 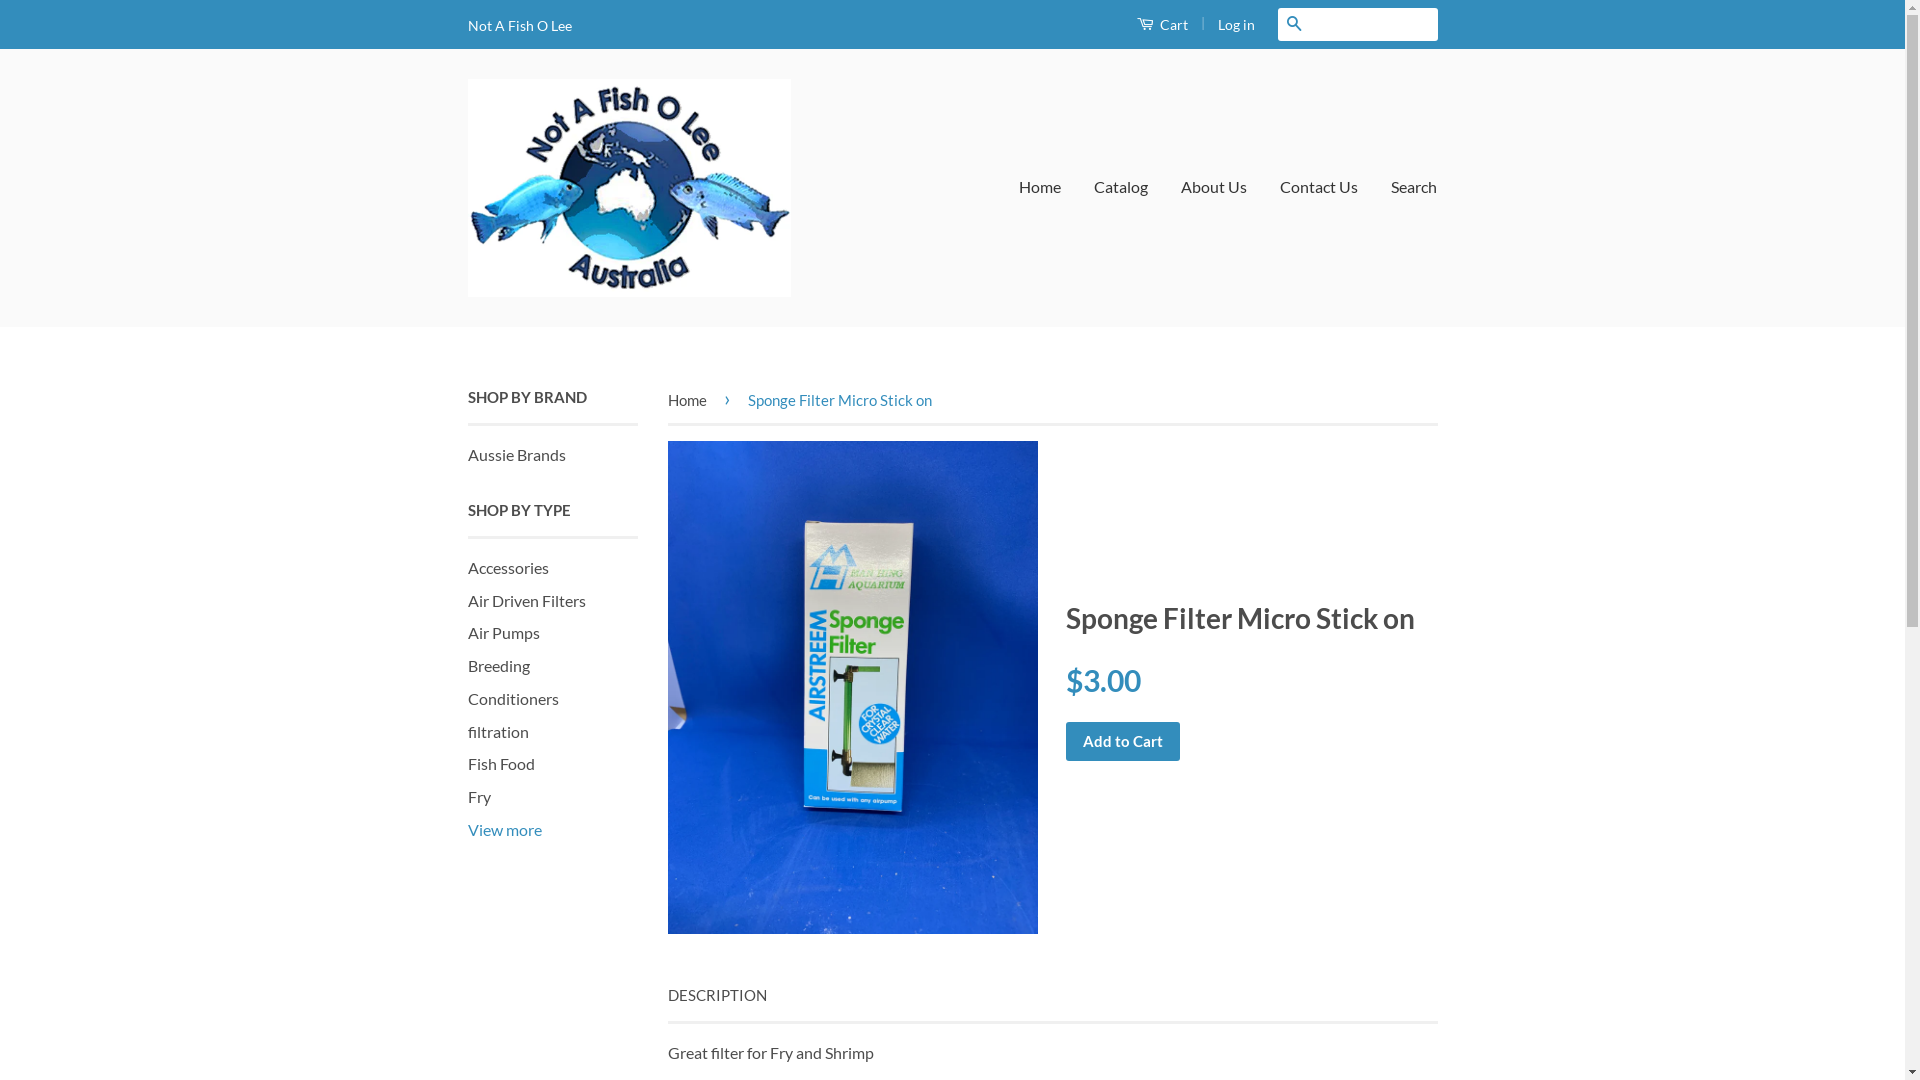 I want to click on 'Add to Cart', so click(x=1123, y=741).